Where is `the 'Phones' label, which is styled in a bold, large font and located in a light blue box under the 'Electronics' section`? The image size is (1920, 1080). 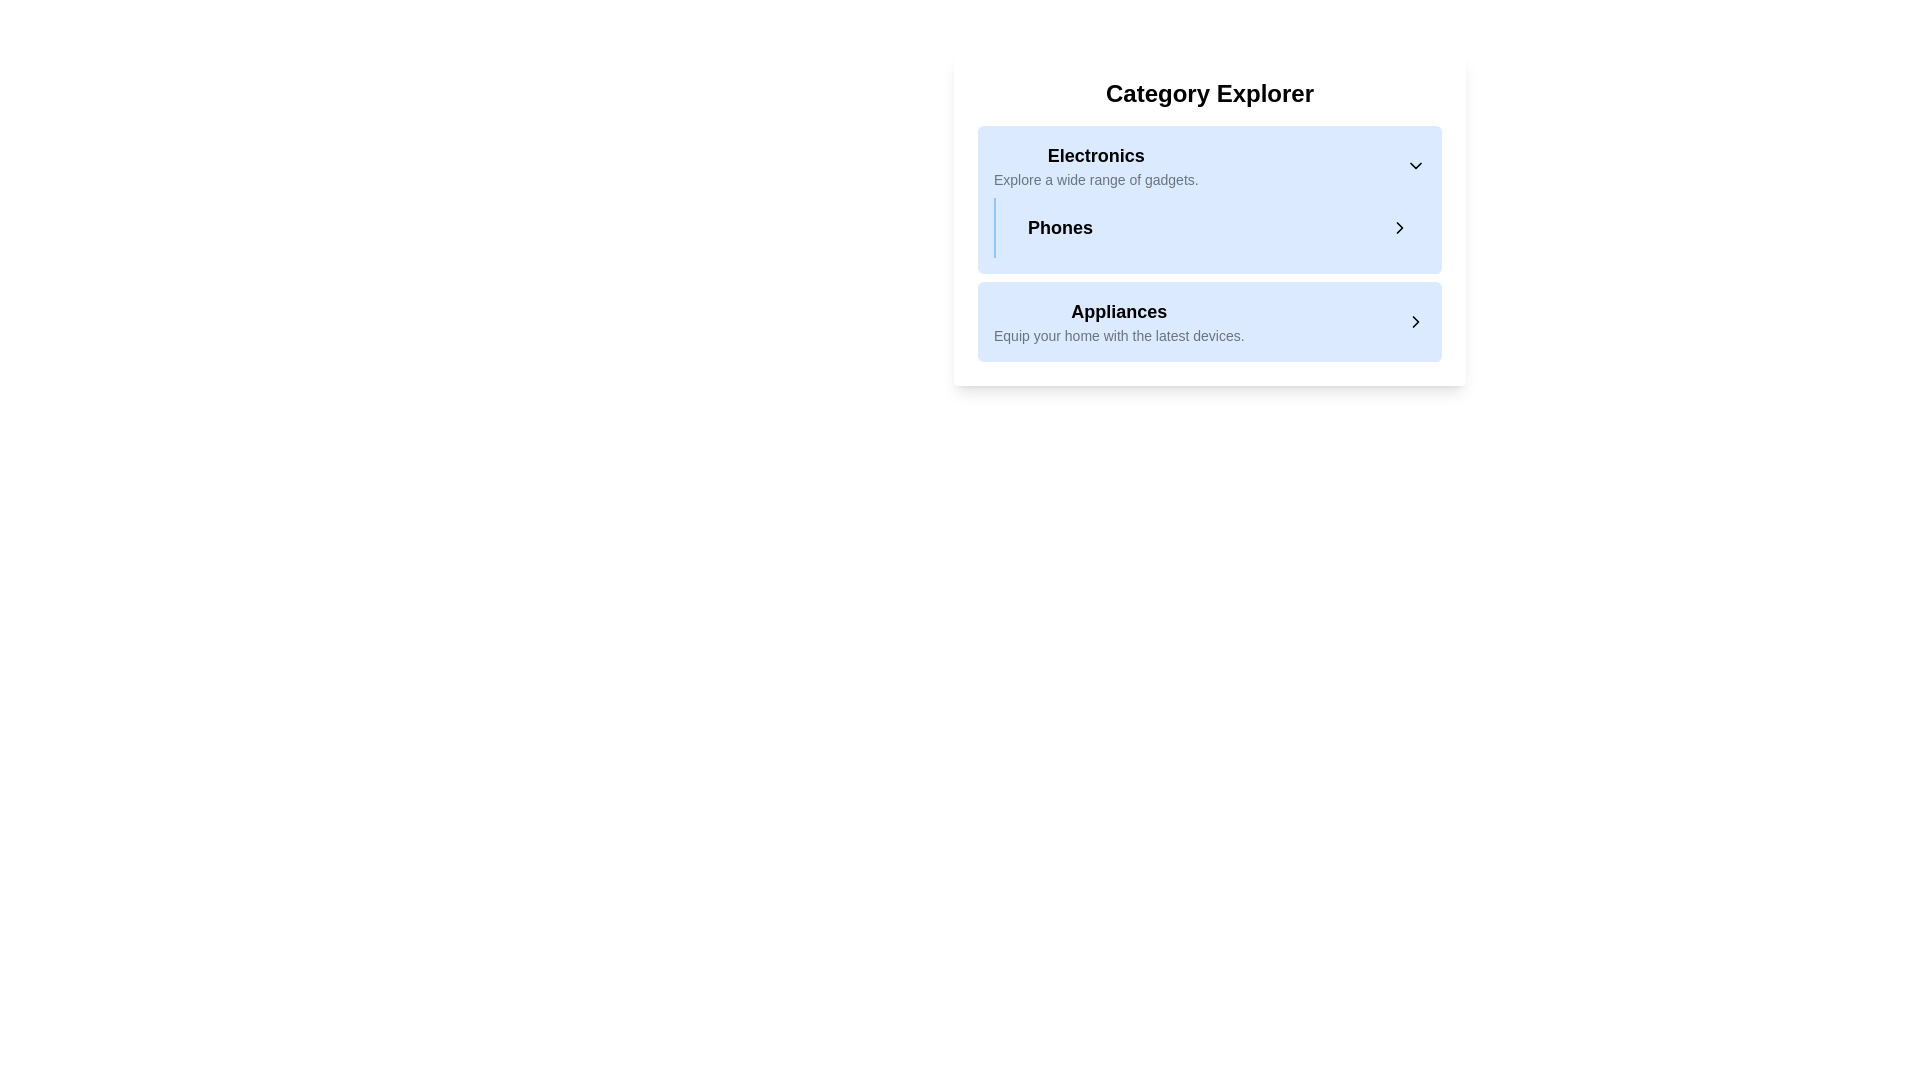
the 'Phones' label, which is styled in a bold, large font and located in a light blue box under the 'Electronics' section is located at coordinates (1059, 226).